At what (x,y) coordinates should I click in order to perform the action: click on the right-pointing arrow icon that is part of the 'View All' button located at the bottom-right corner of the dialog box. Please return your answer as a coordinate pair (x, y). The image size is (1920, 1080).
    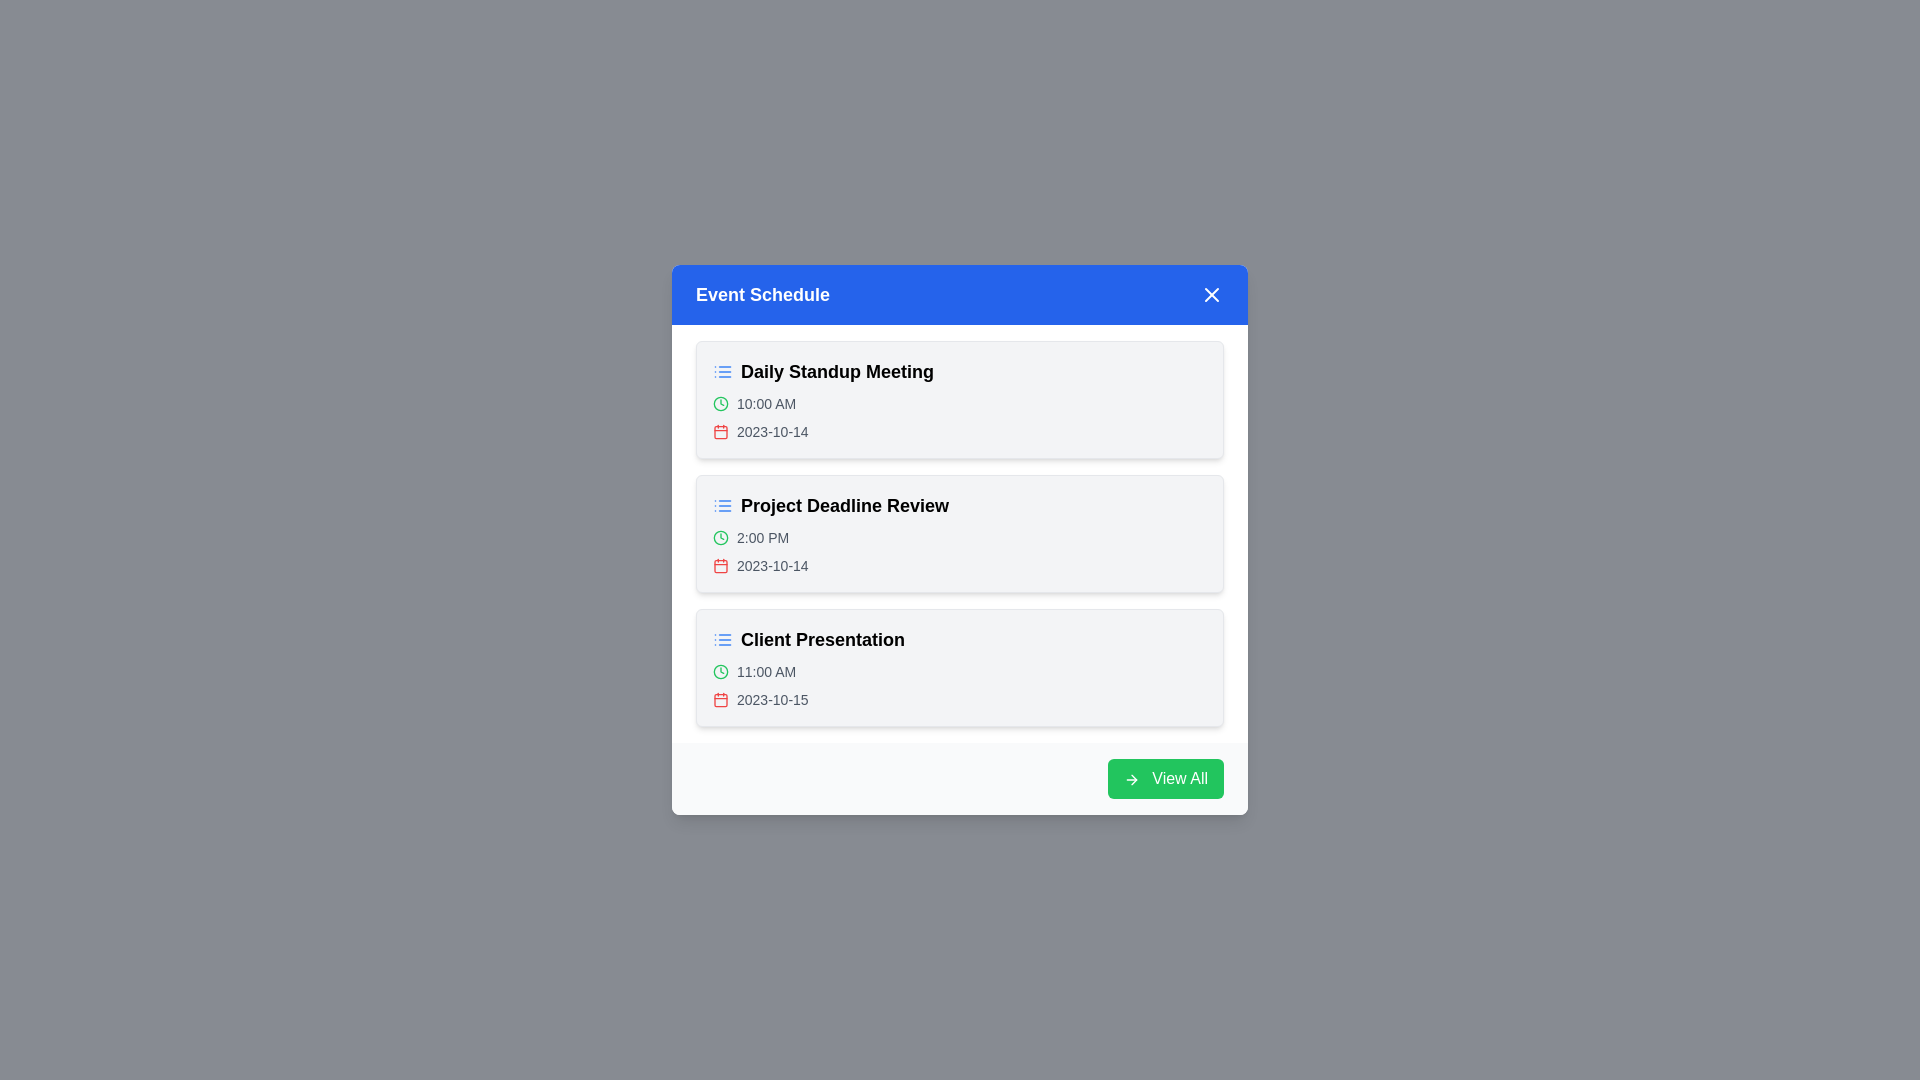
    Looking at the image, I should click on (1131, 778).